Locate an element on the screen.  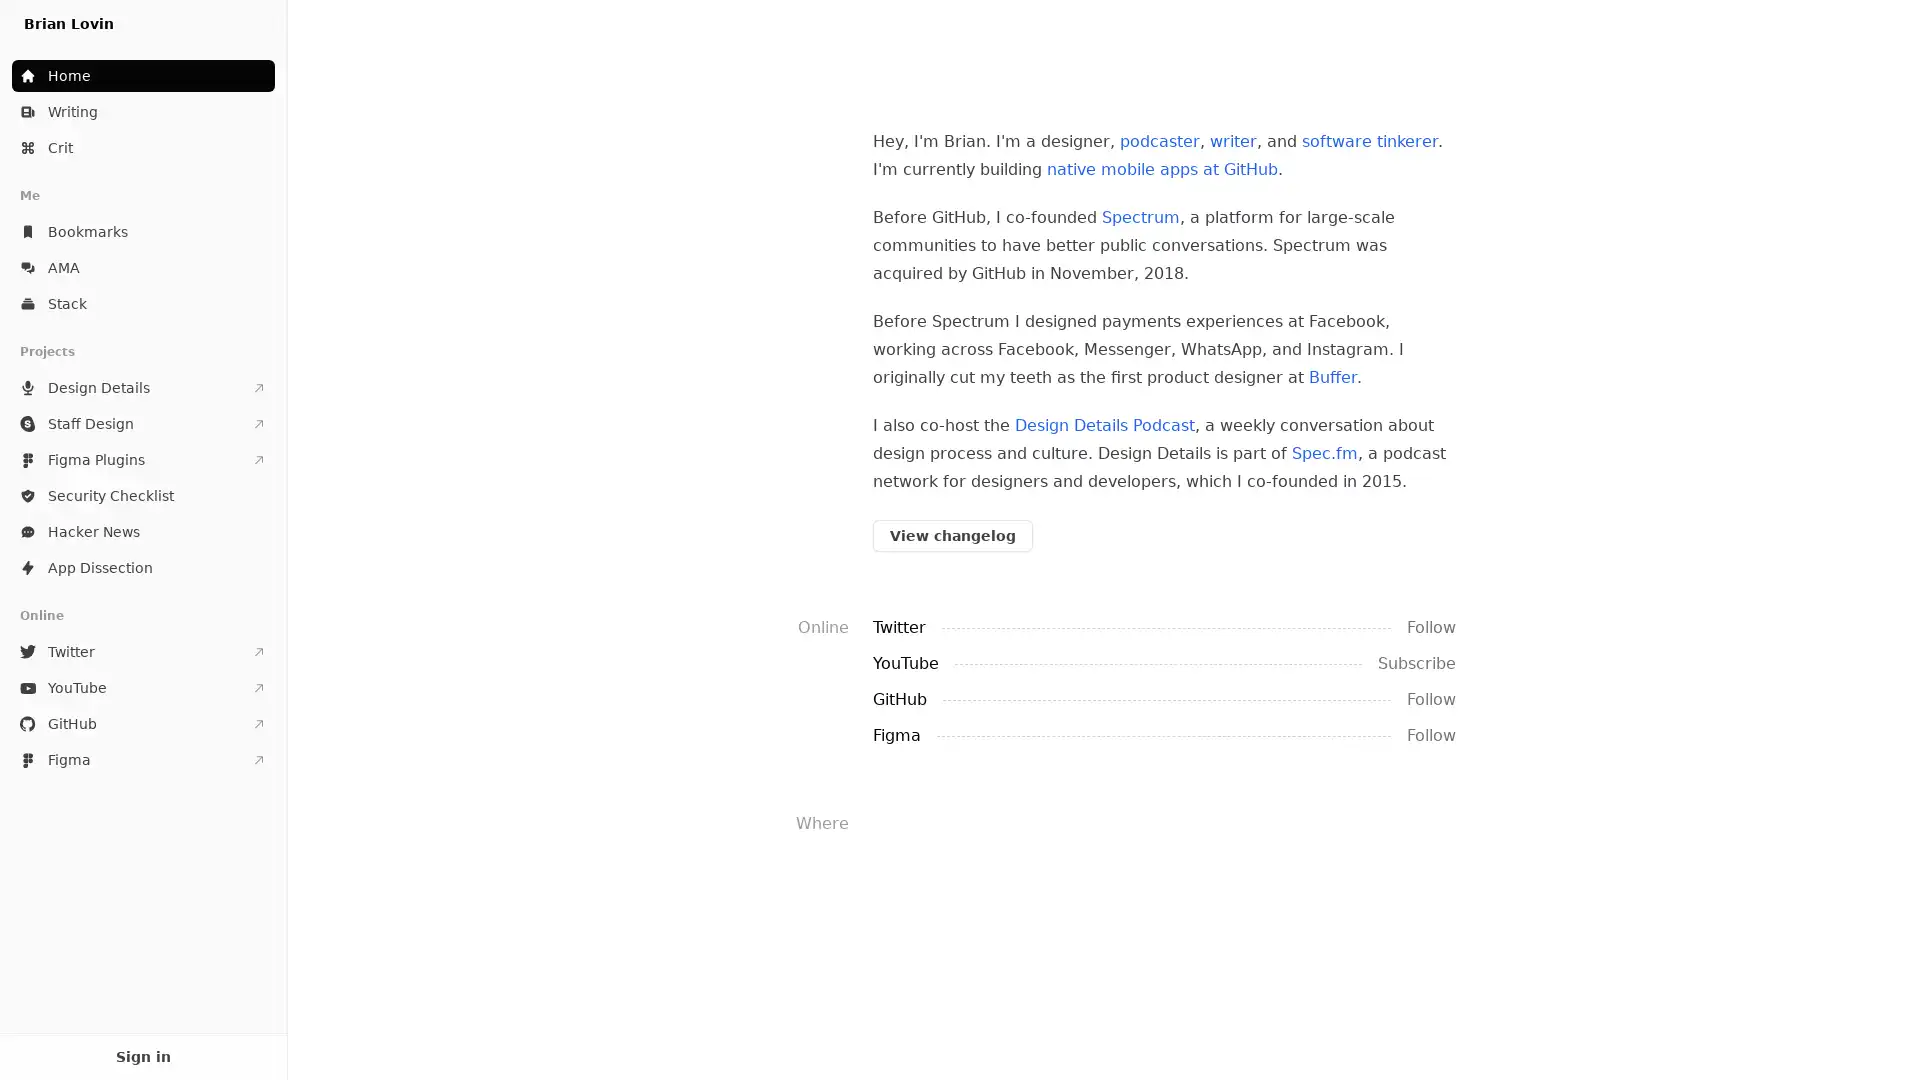
Sign in is located at coordinates (142, 1055).